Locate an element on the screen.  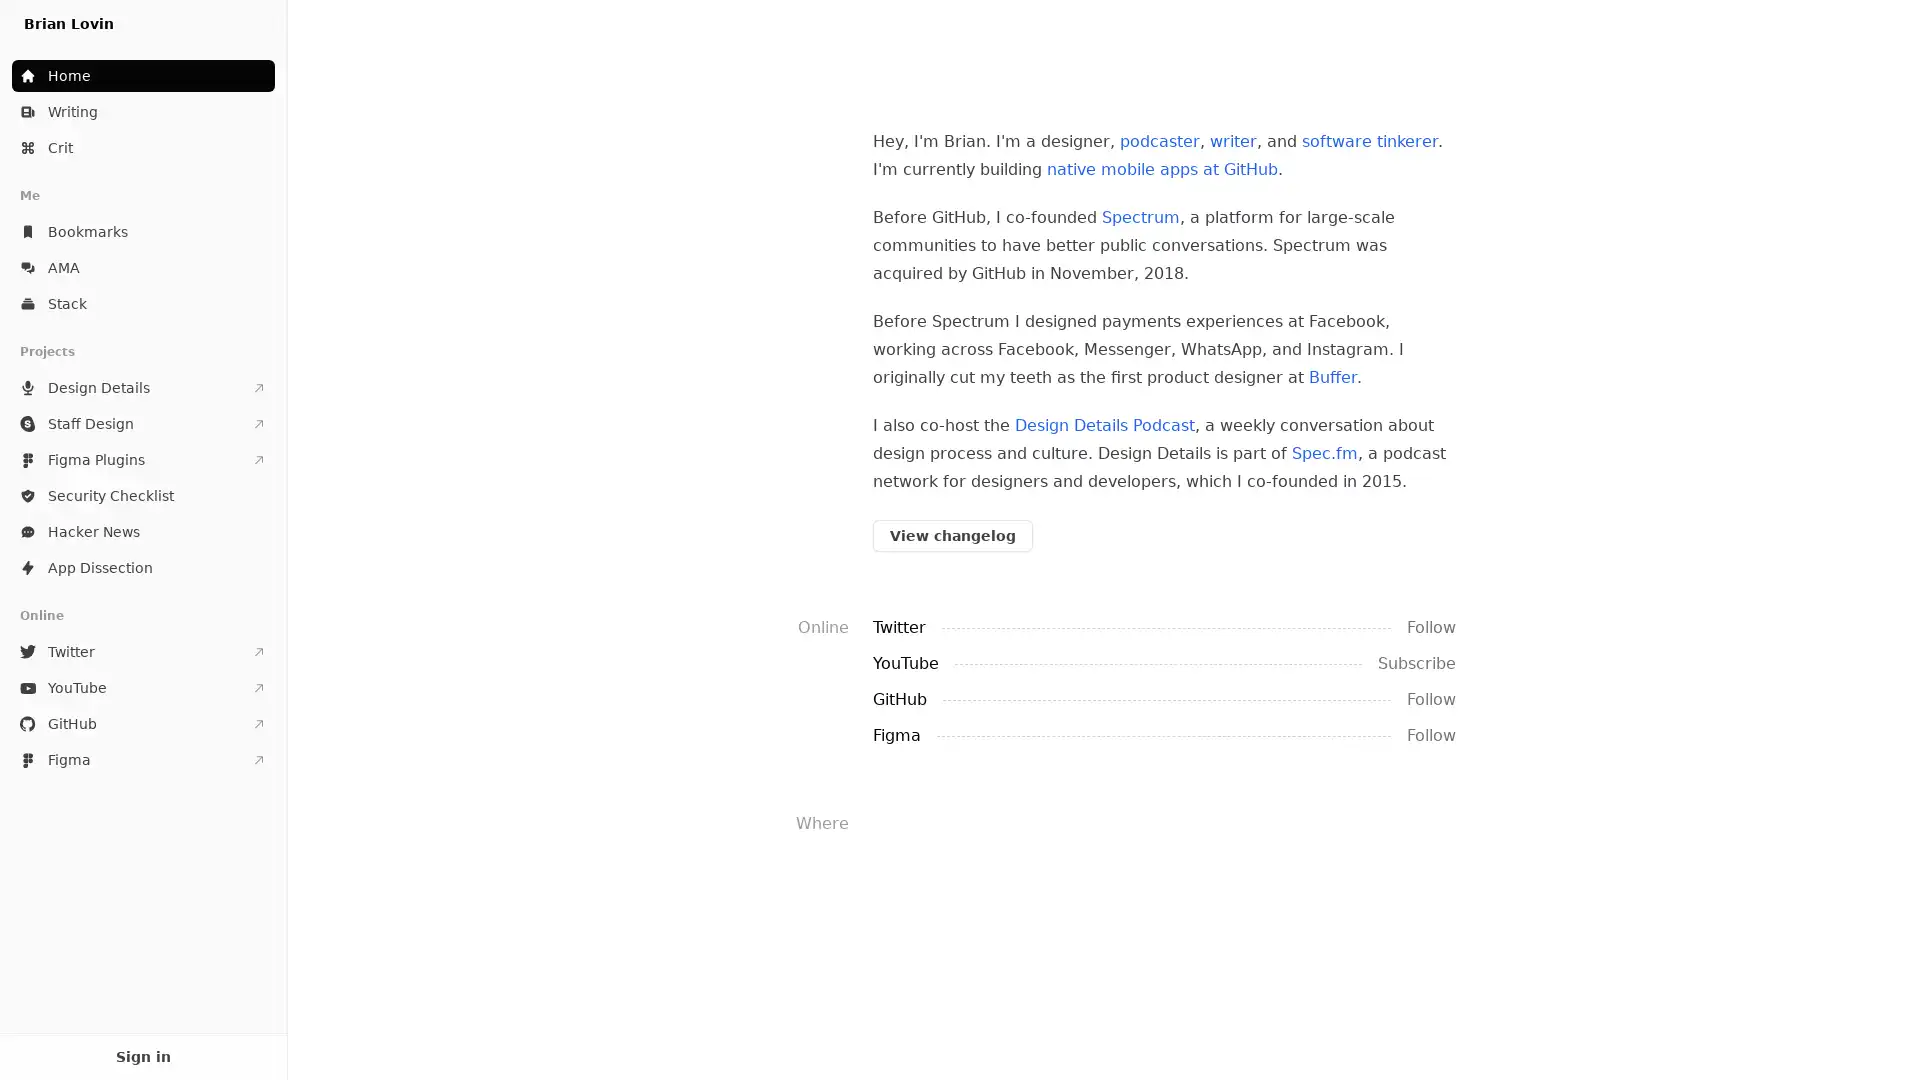
Sign in is located at coordinates (142, 1055).